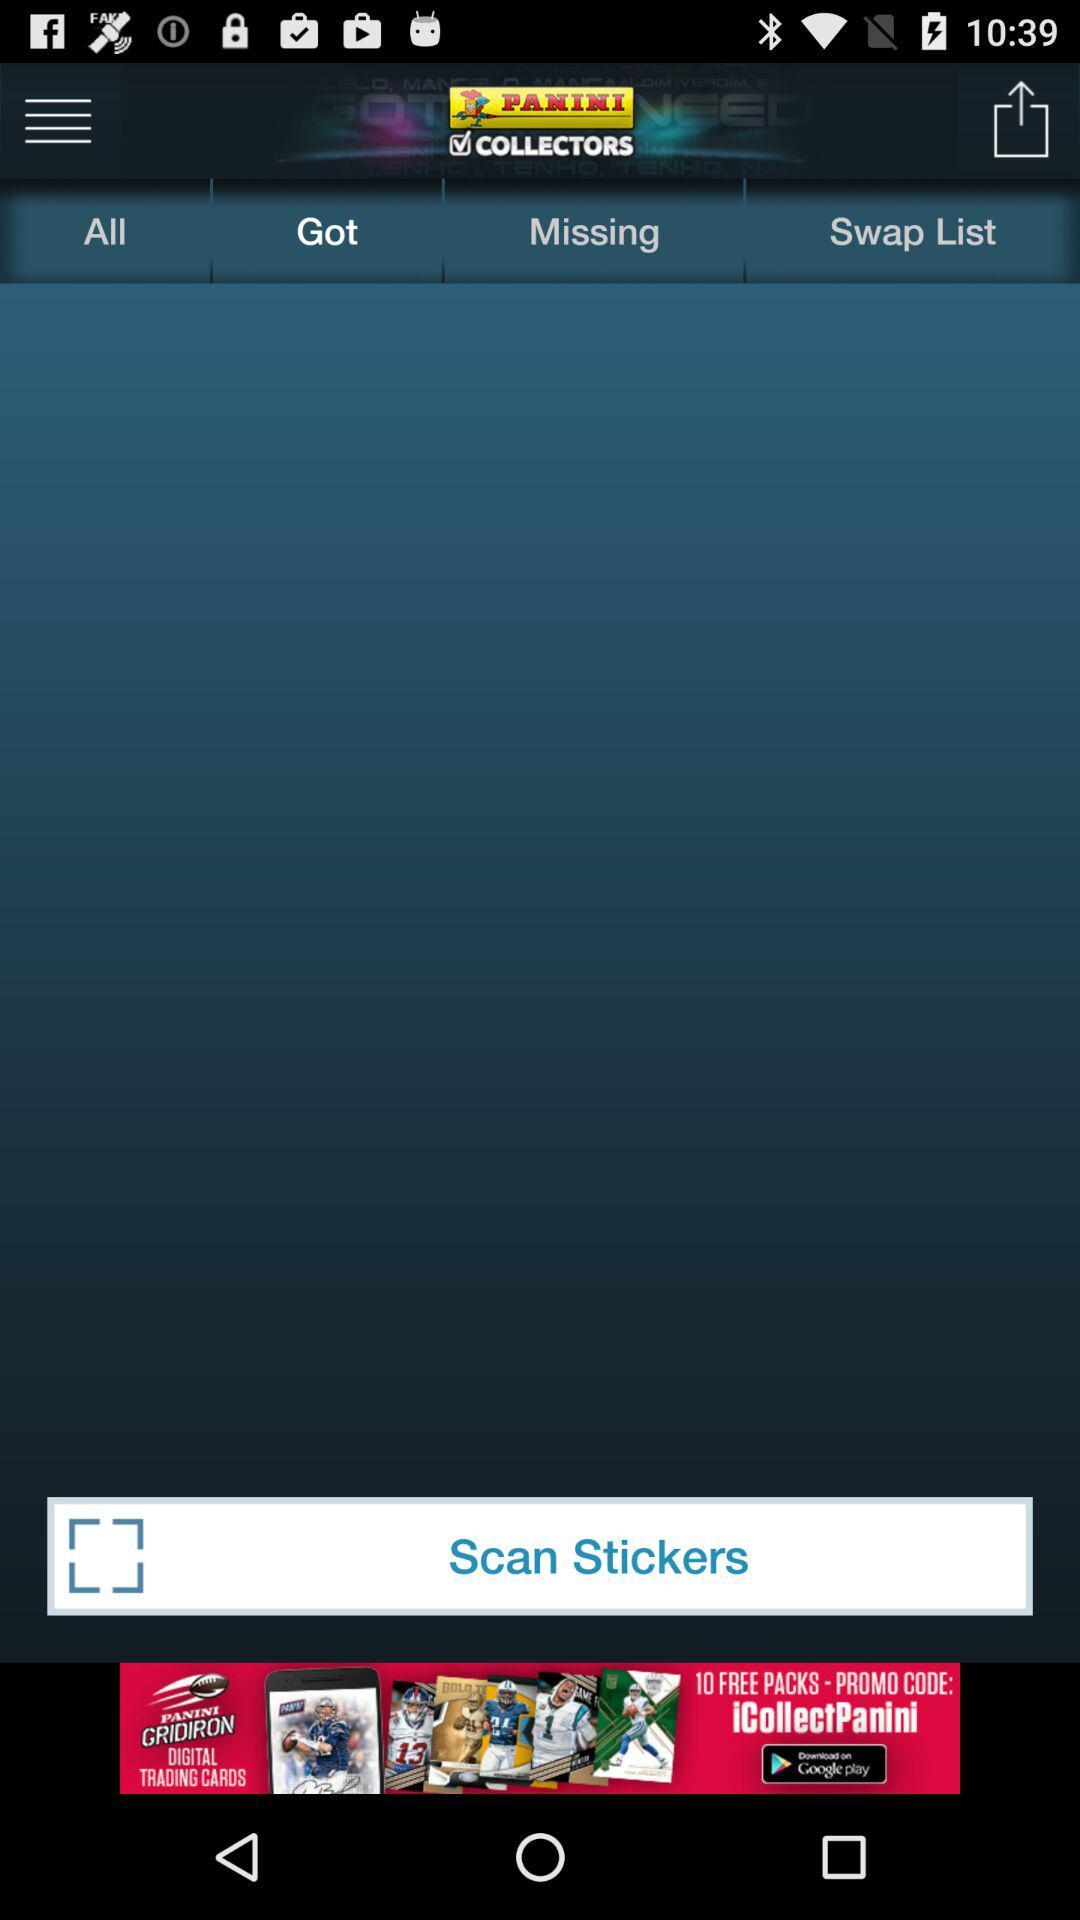 Image resolution: width=1080 pixels, height=1920 pixels. I want to click on the icon above all item, so click(57, 119).